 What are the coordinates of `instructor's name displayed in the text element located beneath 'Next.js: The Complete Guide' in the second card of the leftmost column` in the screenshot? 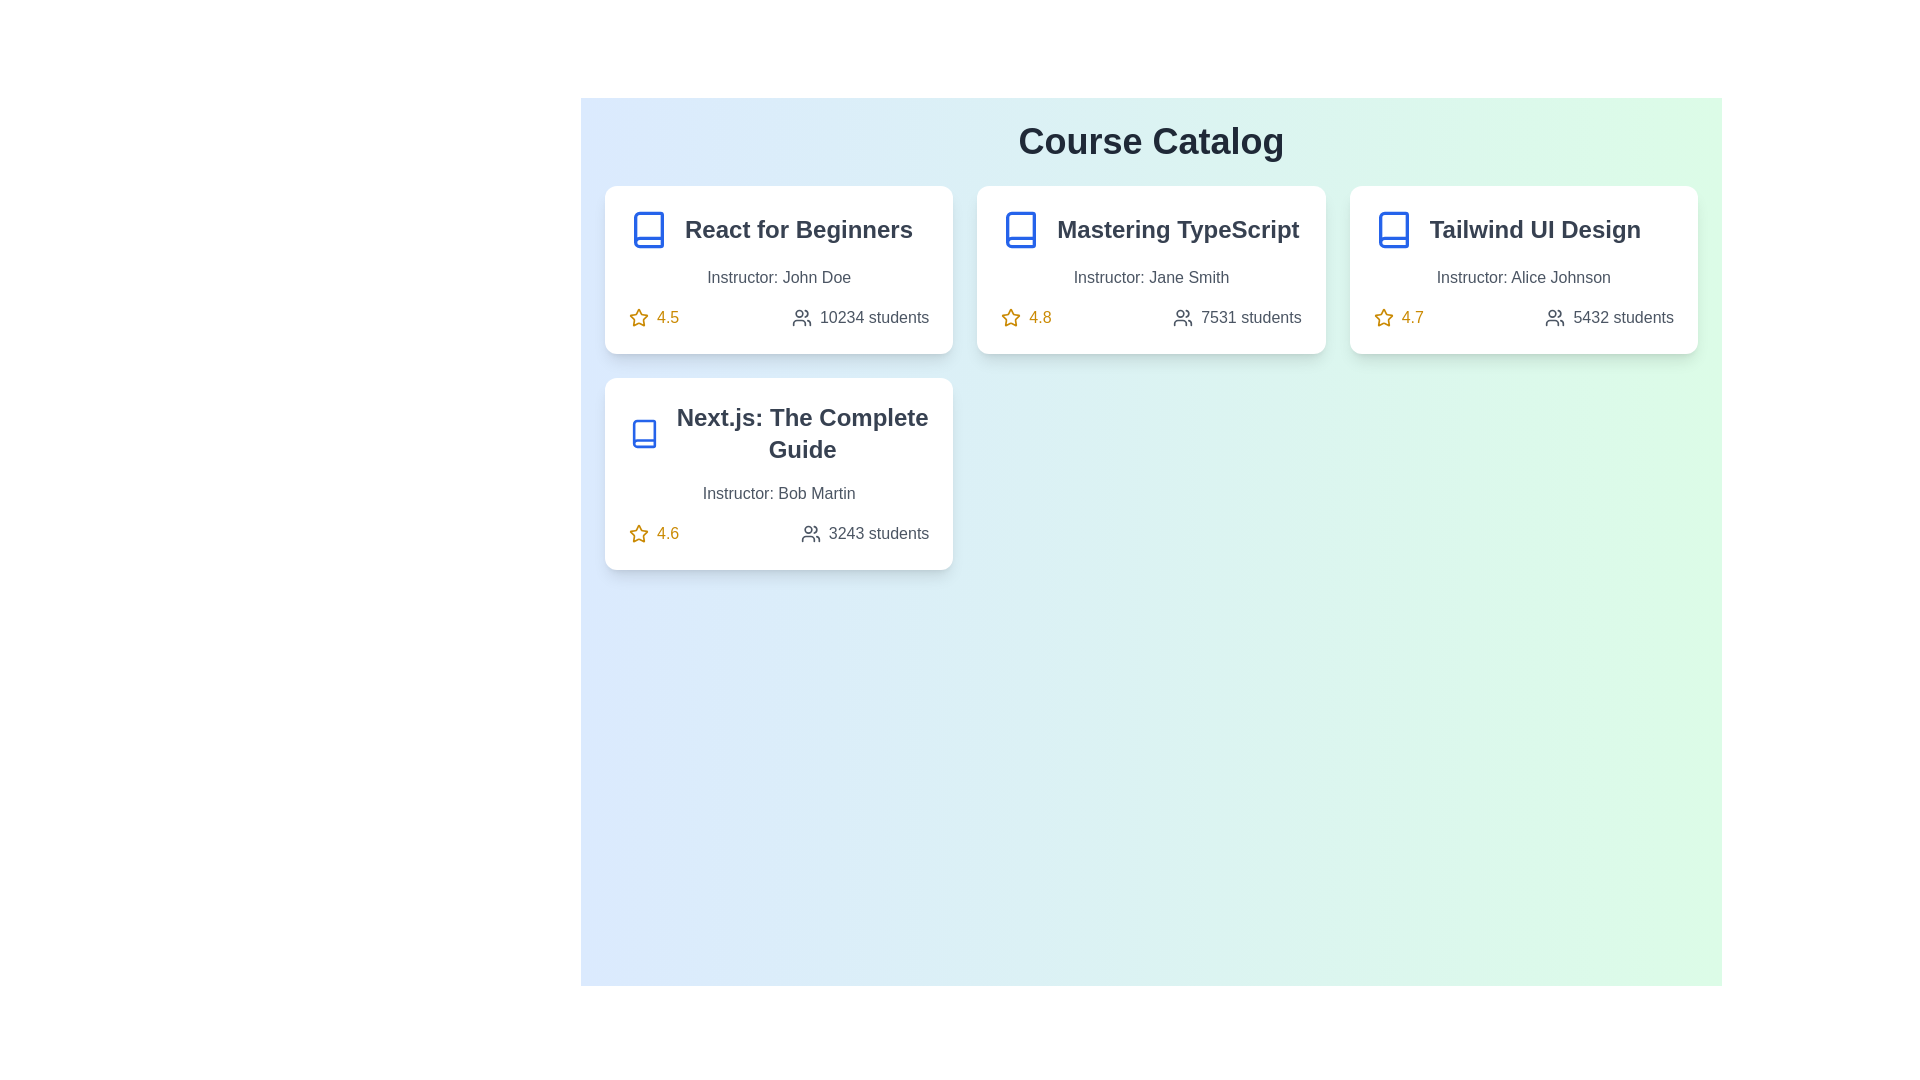 It's located at (778, 493).